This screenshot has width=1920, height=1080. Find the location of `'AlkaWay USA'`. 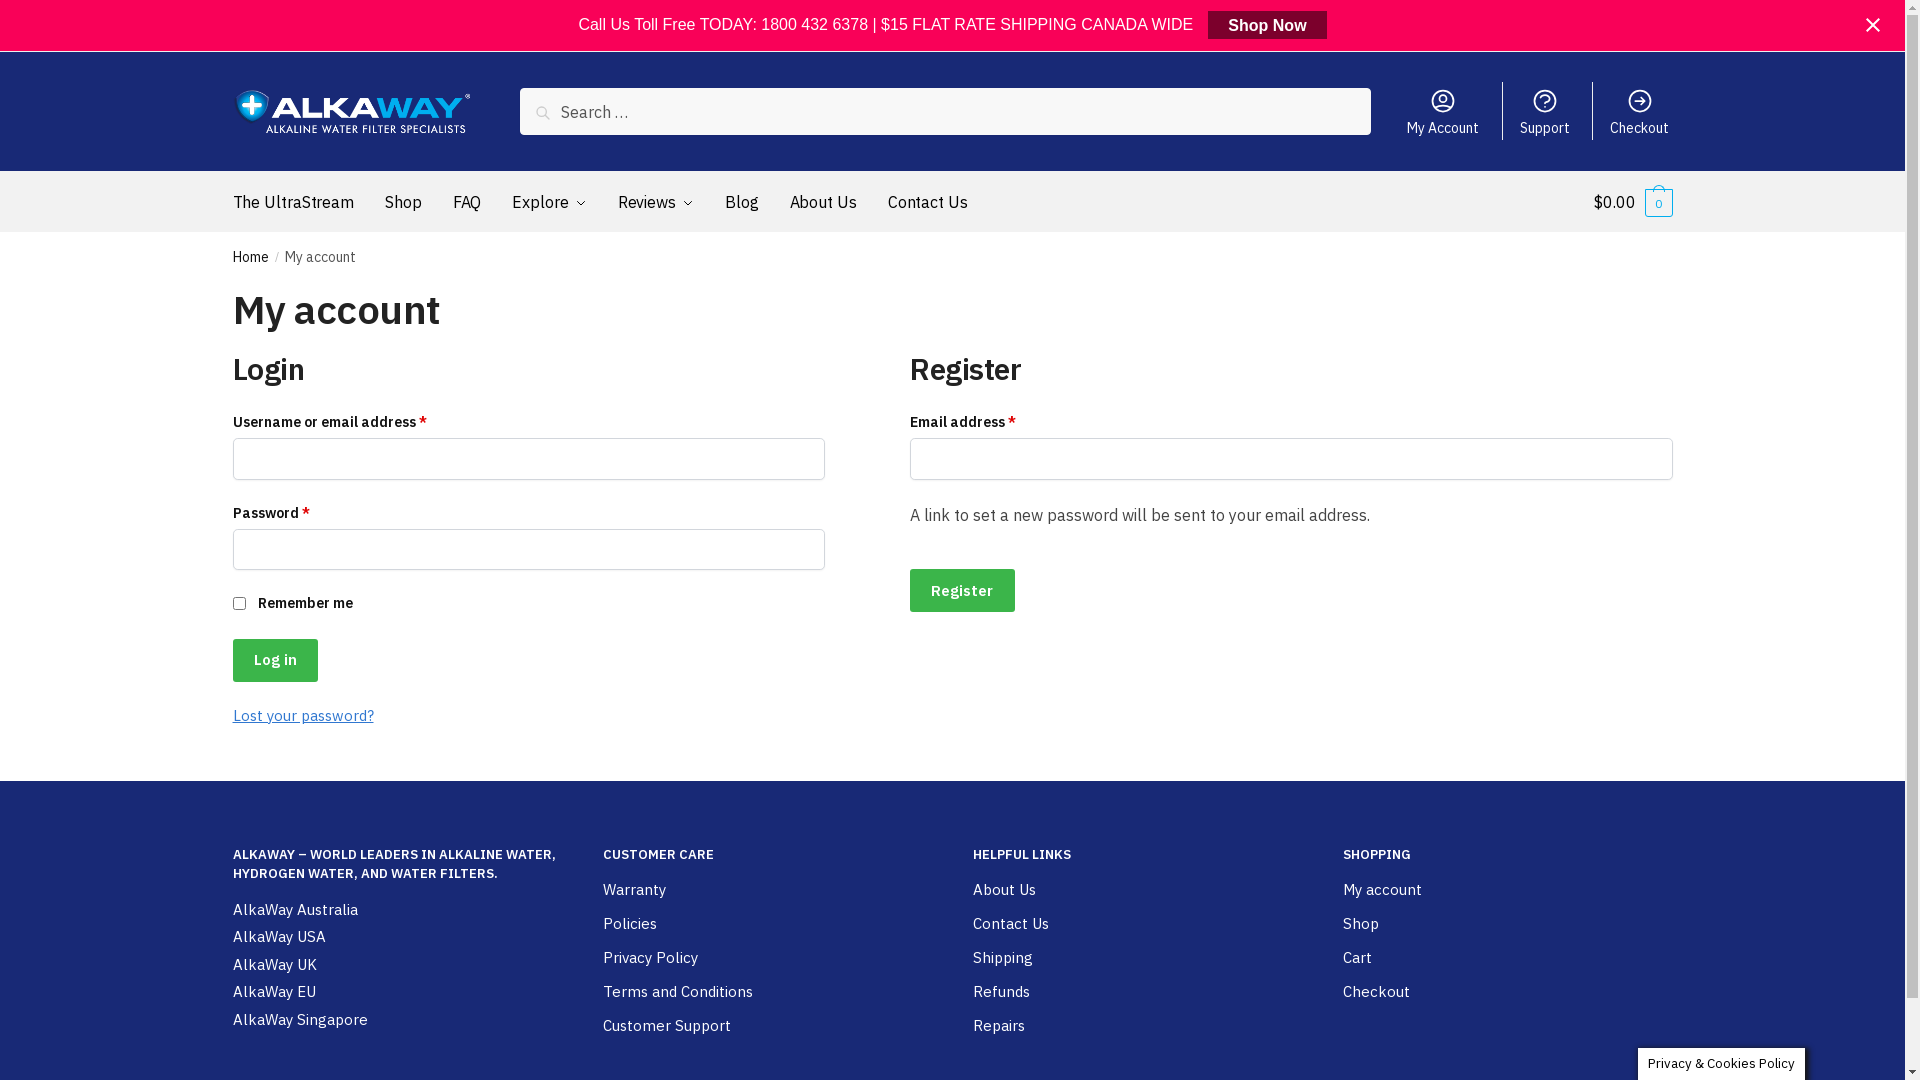

'AlkaWay USA' is located at coordinates (277, 937).